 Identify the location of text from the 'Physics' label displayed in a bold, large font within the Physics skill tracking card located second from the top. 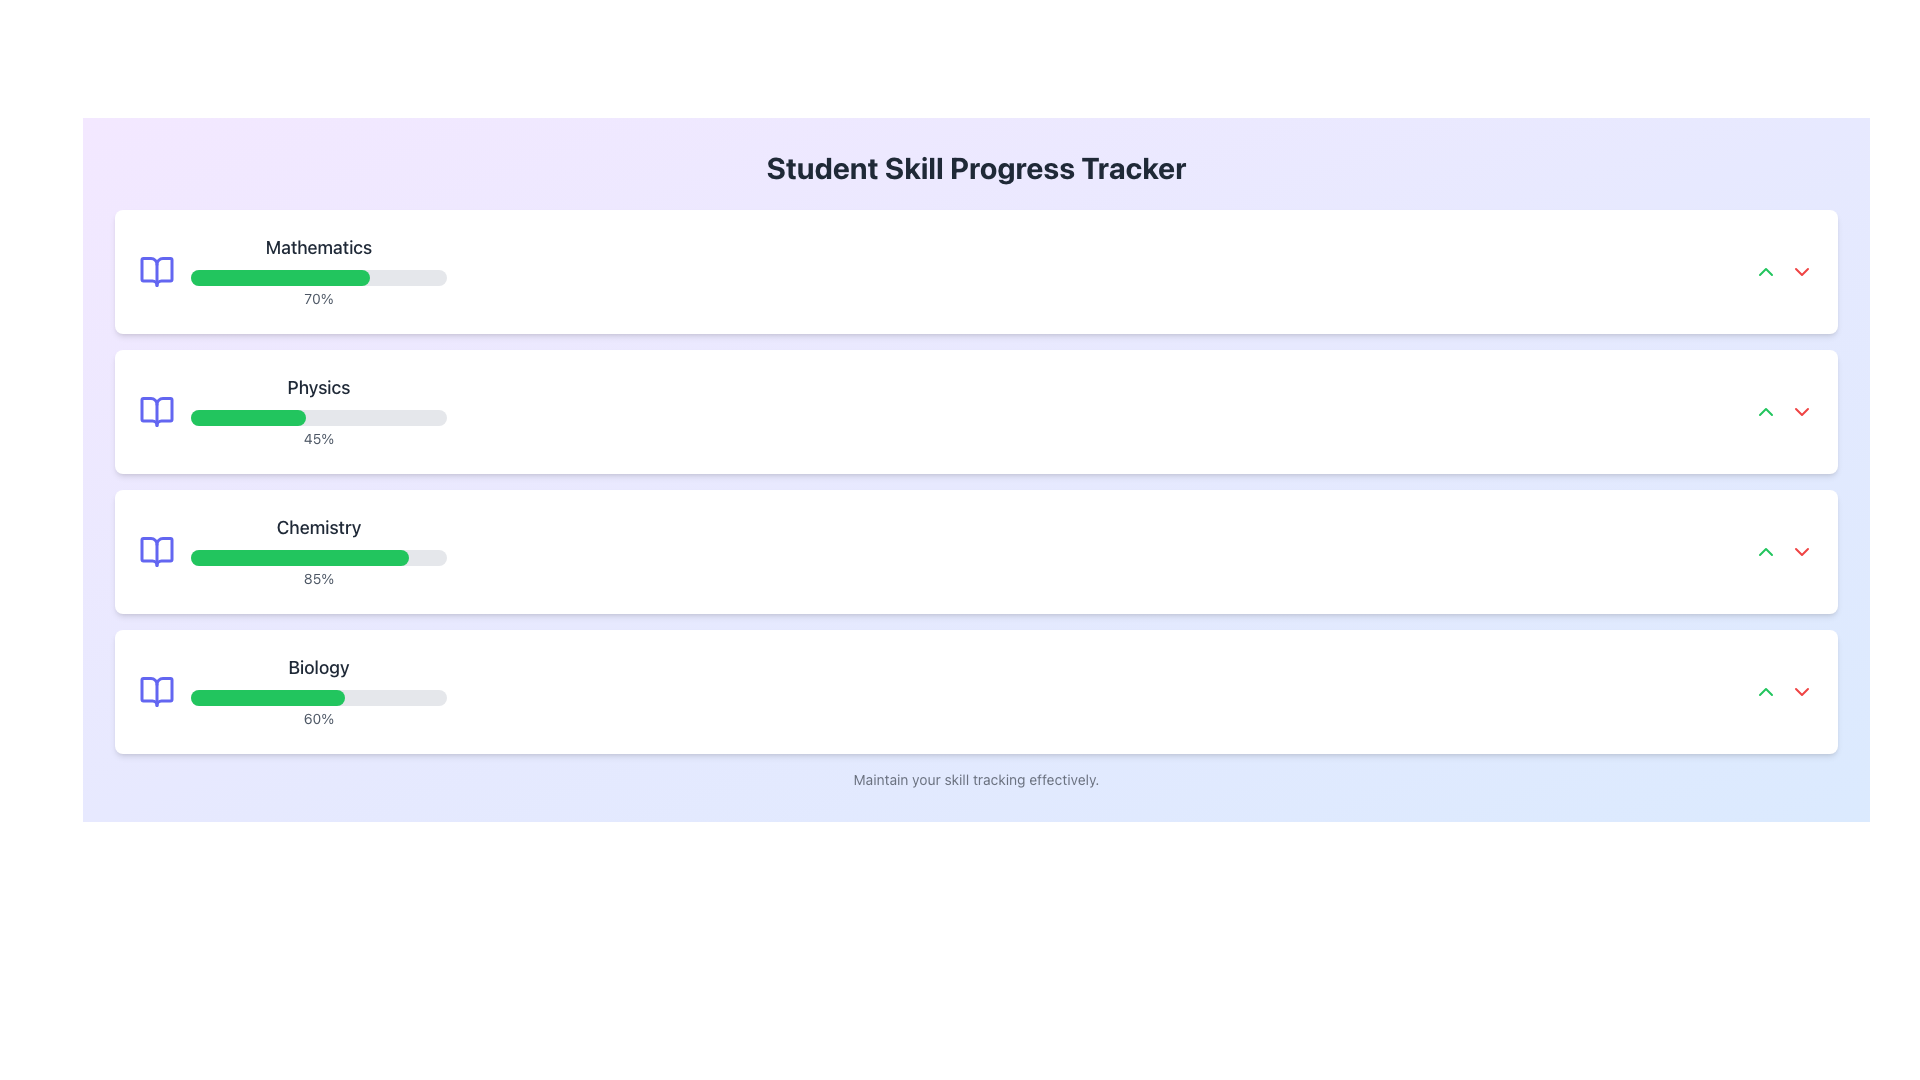
(317, 388).